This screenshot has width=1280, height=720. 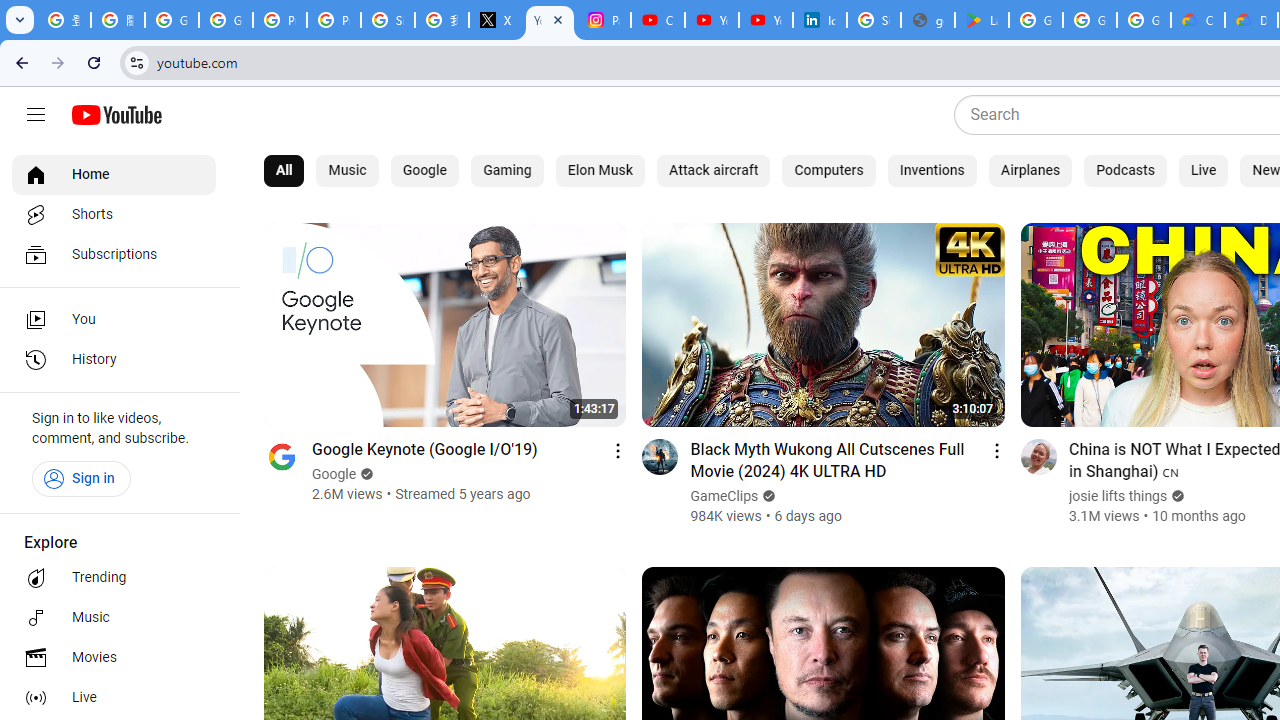 I want to click on 'YouTube Culture & Trends - YouTube Top 10, 2021', so click(x=765, y=20).